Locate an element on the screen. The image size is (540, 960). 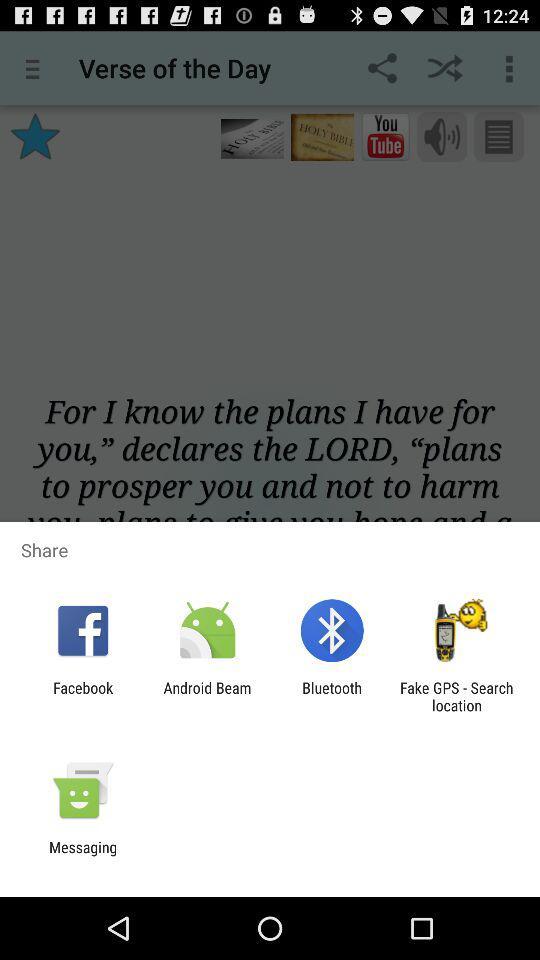
app next to android beam is located at coordinates (82, 696).